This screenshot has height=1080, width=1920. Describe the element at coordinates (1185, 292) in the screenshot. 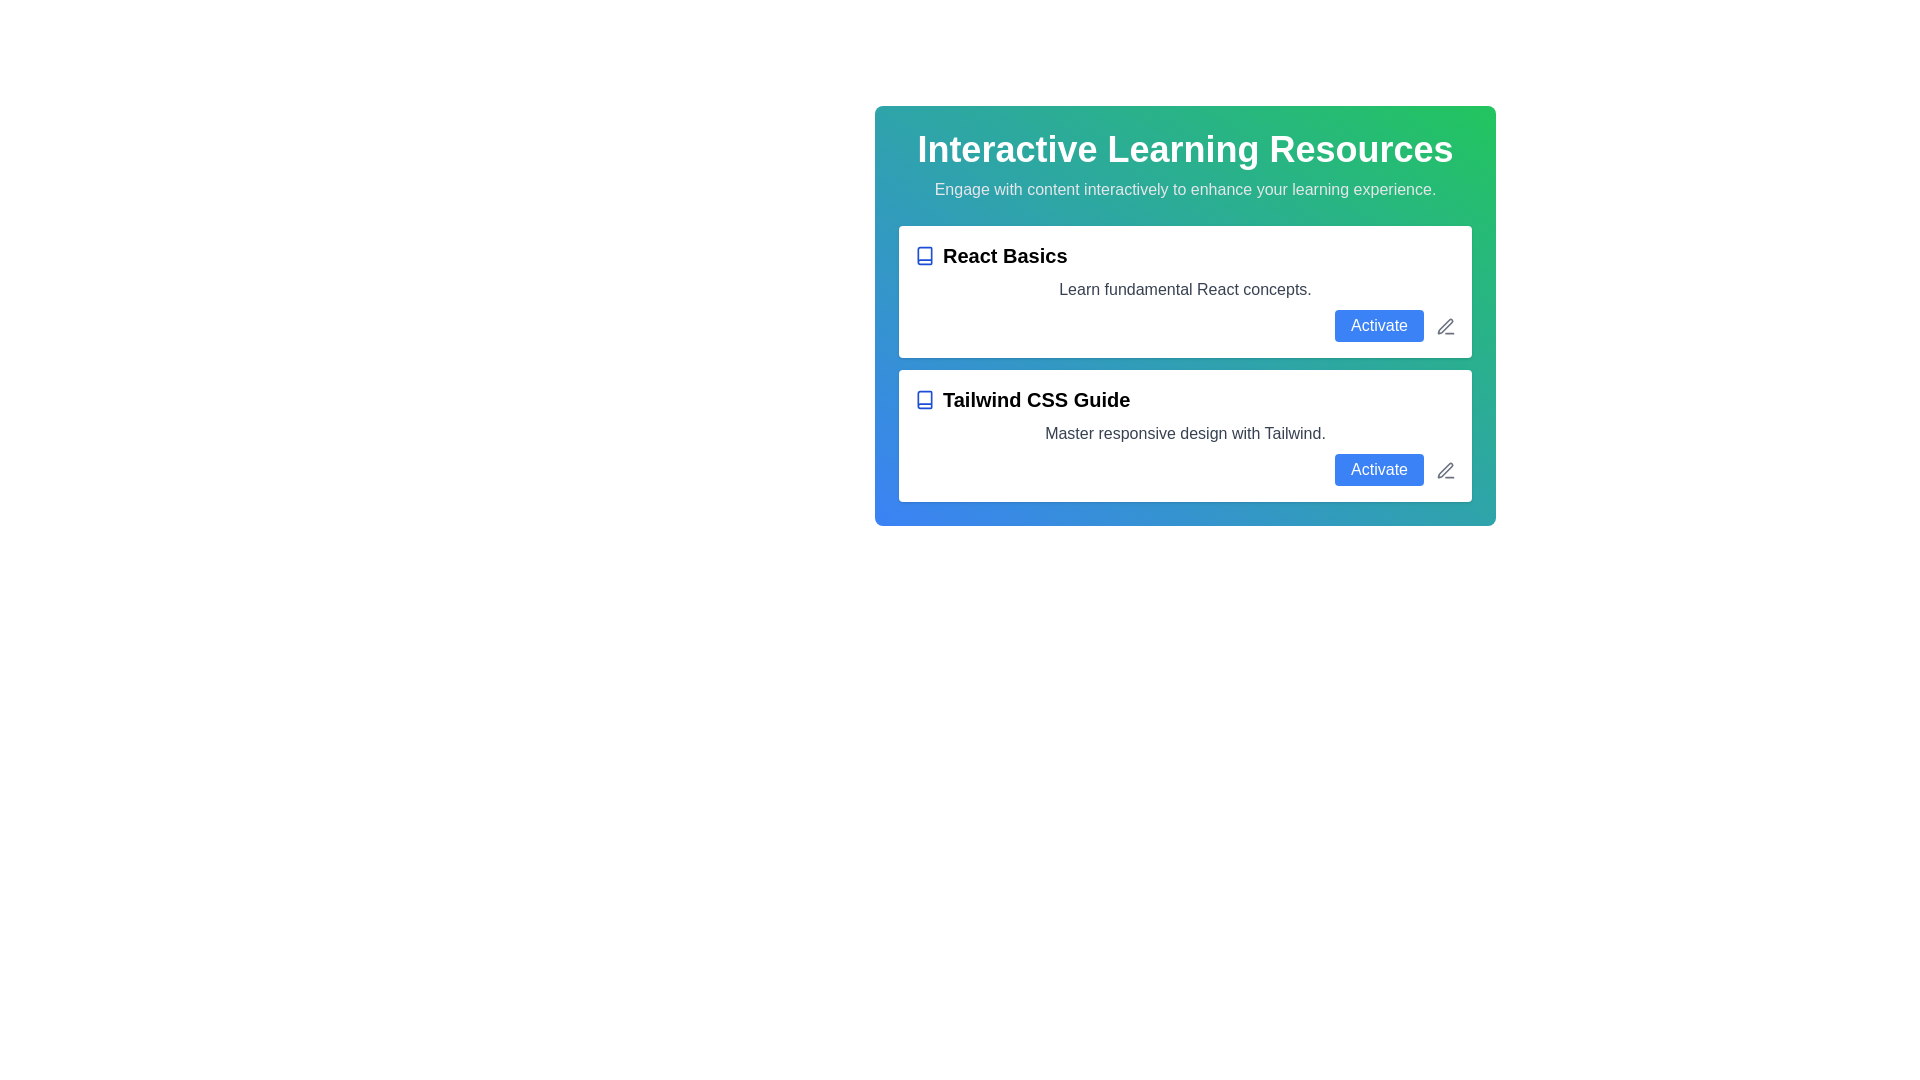

I see `the first card titled 'React Basics' in the 'Interactive Learning Resources' section` at that location.